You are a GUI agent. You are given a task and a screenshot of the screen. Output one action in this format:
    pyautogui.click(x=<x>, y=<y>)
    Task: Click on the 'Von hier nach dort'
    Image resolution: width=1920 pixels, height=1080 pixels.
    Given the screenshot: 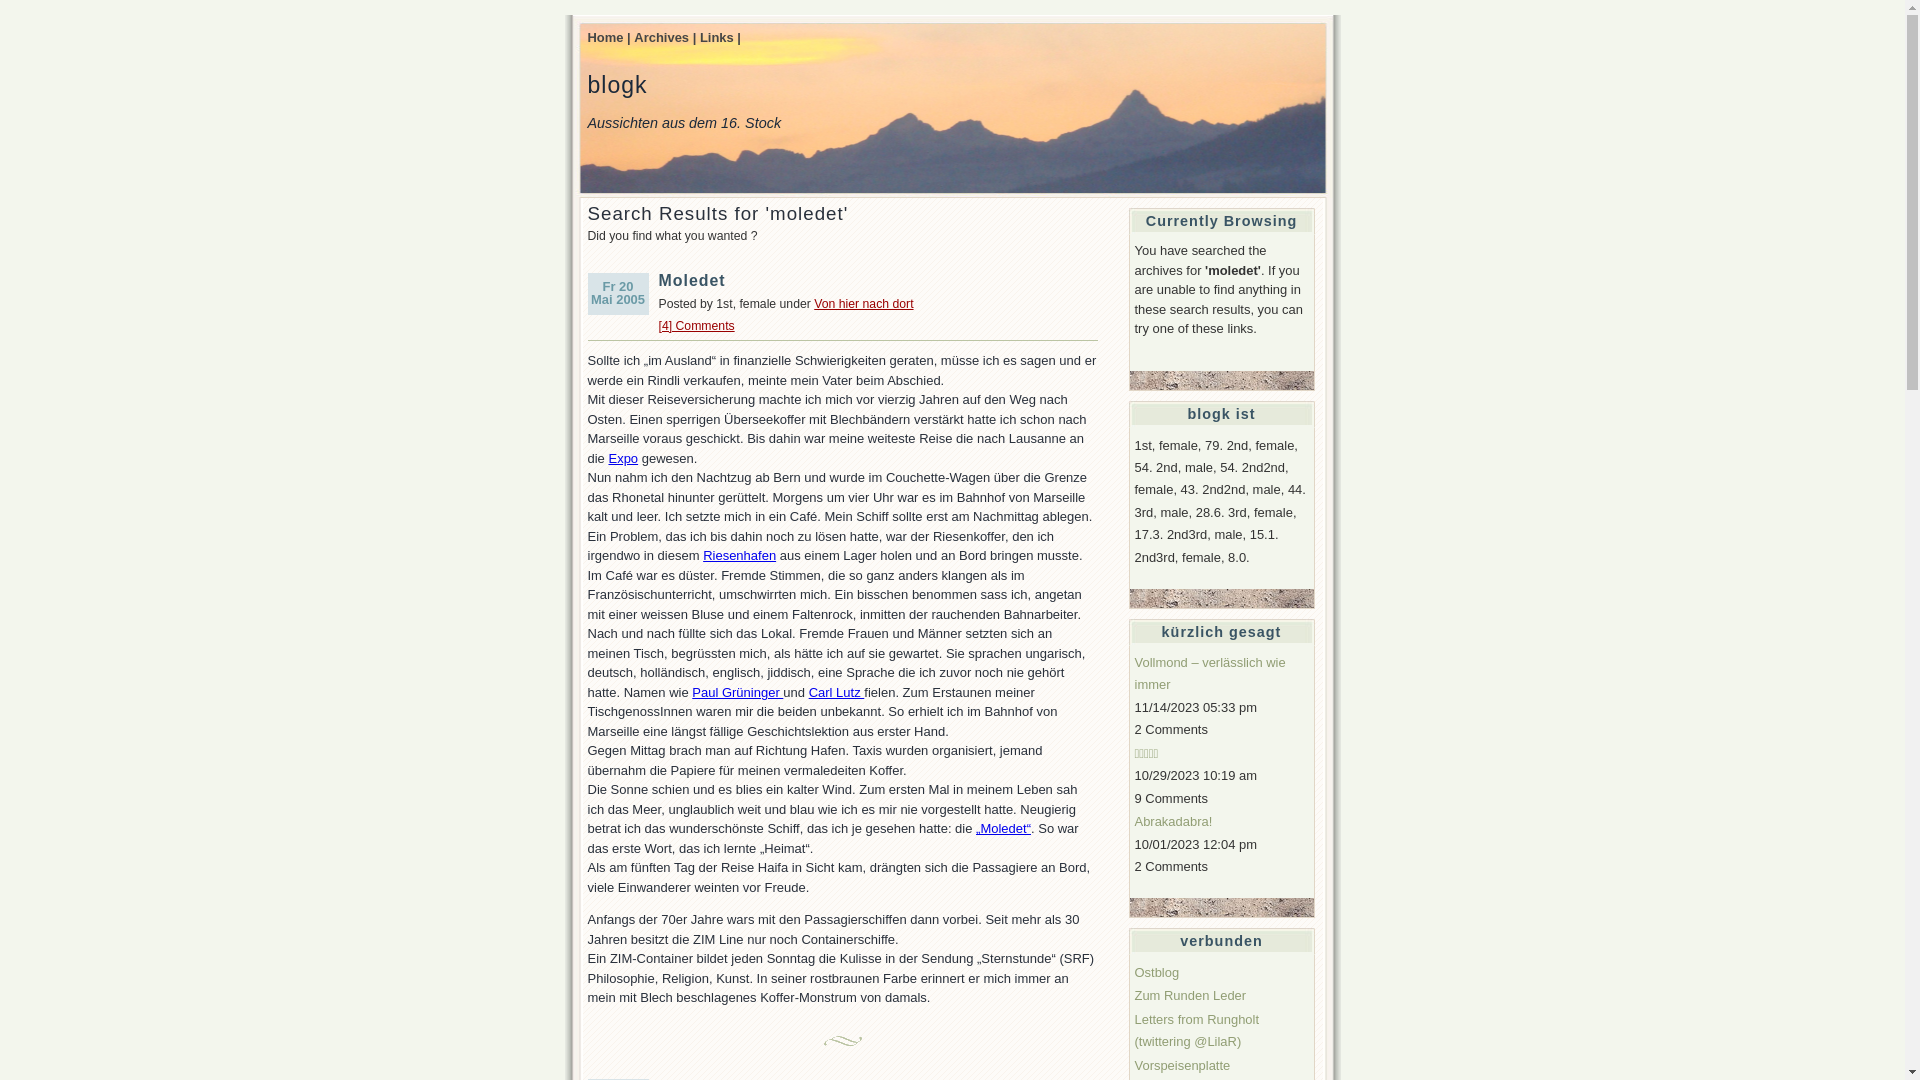 What is the action you would take?
    pyautogui.click(x=814, y=304)
    